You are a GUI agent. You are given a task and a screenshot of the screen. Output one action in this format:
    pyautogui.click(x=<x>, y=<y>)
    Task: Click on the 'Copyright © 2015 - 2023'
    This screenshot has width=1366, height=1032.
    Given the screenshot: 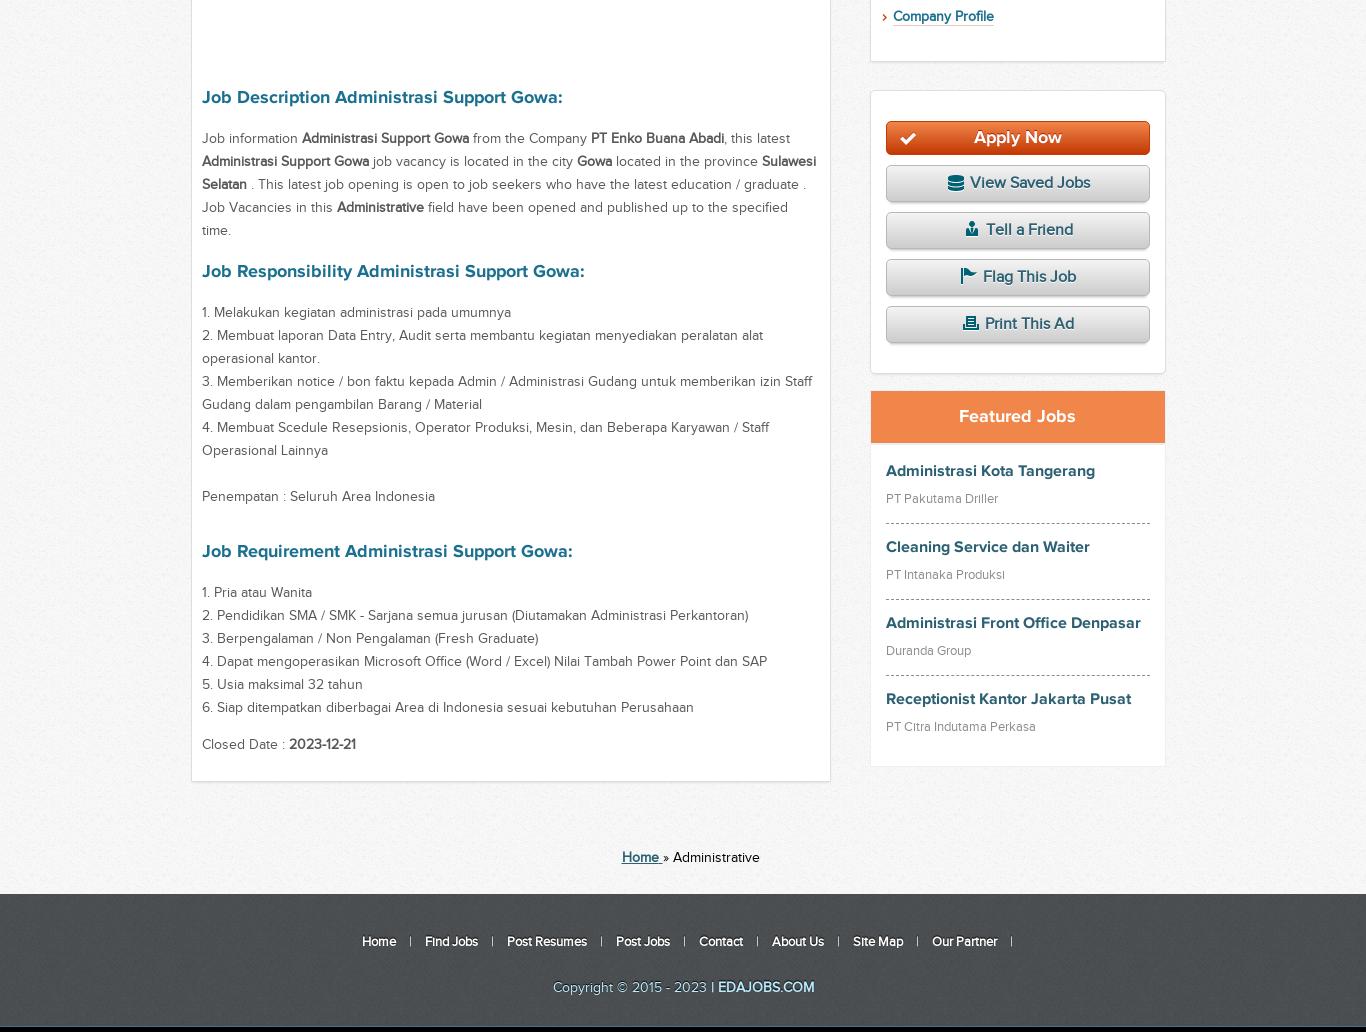 What is the action you would take?
    pyautogui.click(x=552, y=987)
    